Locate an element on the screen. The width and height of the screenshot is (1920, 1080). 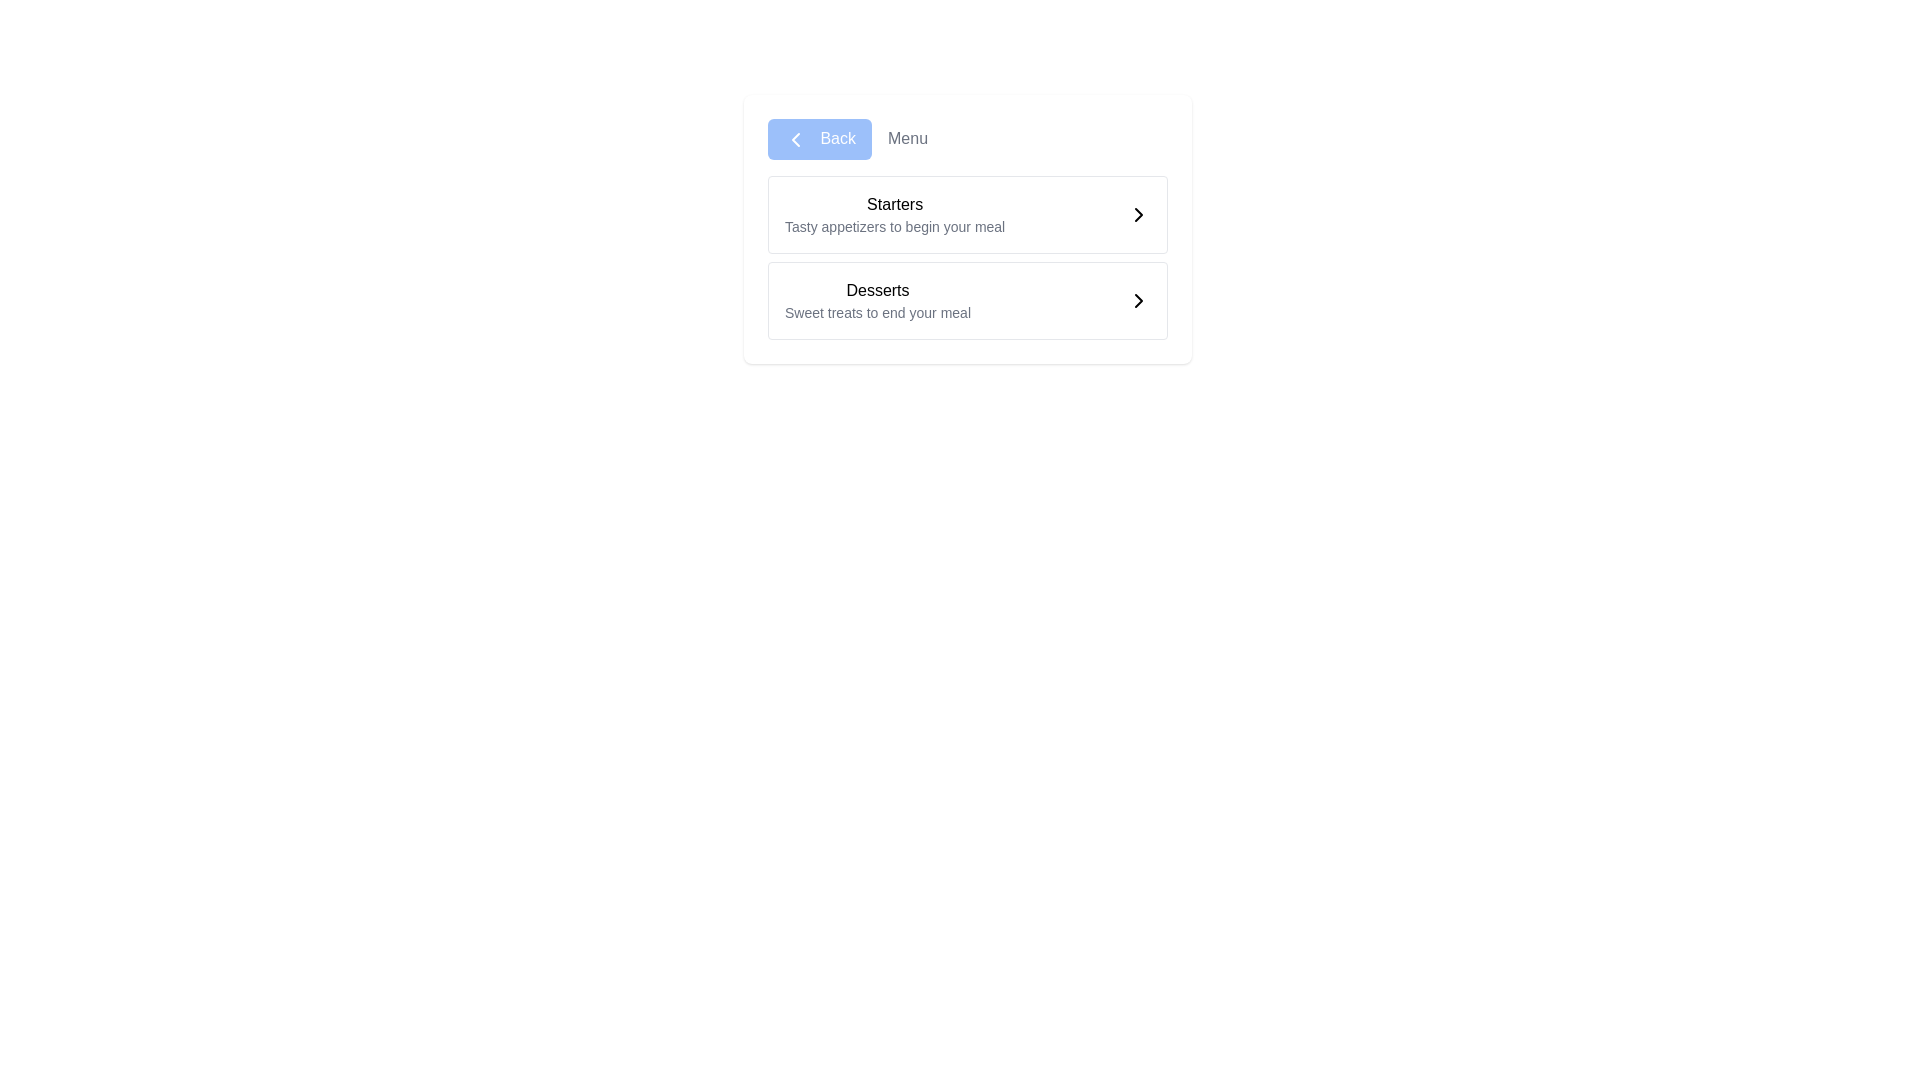
the Navigation link for desserts, which is located in the middle of a white card component, directly below the 'Starters' item is located at coordinates (968, 300).